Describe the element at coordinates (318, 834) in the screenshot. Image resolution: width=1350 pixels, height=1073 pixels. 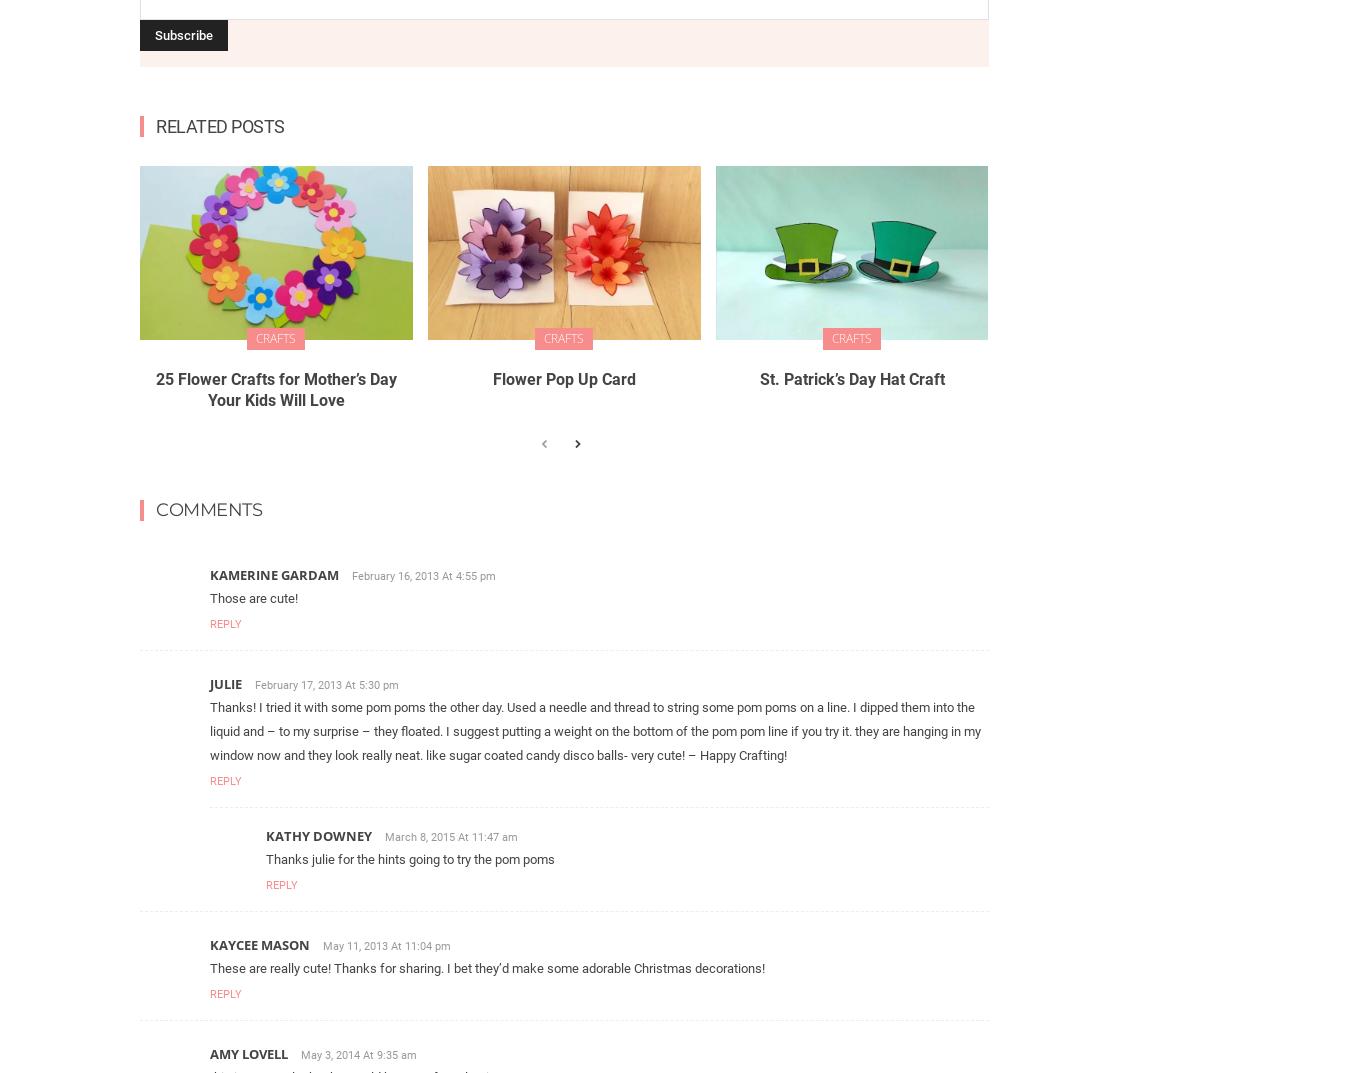
I see `'kathy downey'` at that location.